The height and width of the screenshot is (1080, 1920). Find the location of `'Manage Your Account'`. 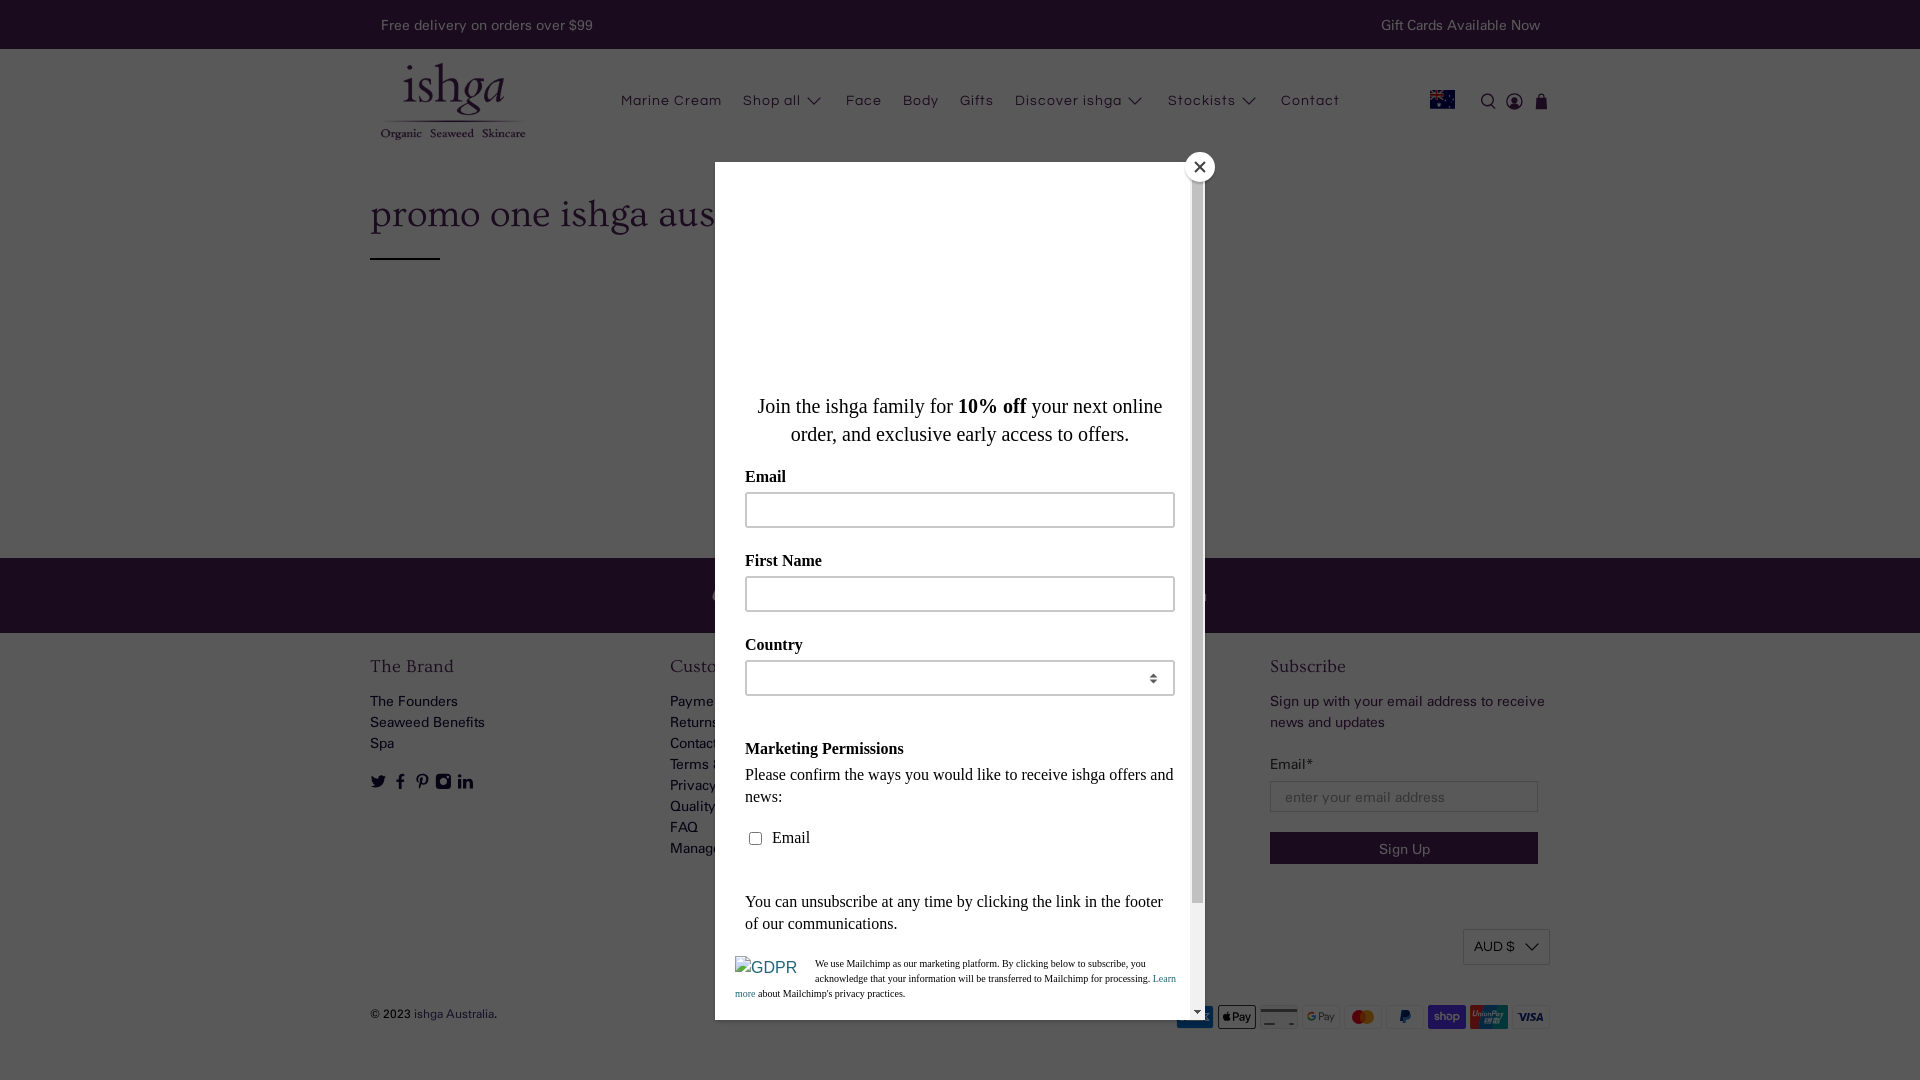

'Manage Your Account' is located at coordinates (738, 847).